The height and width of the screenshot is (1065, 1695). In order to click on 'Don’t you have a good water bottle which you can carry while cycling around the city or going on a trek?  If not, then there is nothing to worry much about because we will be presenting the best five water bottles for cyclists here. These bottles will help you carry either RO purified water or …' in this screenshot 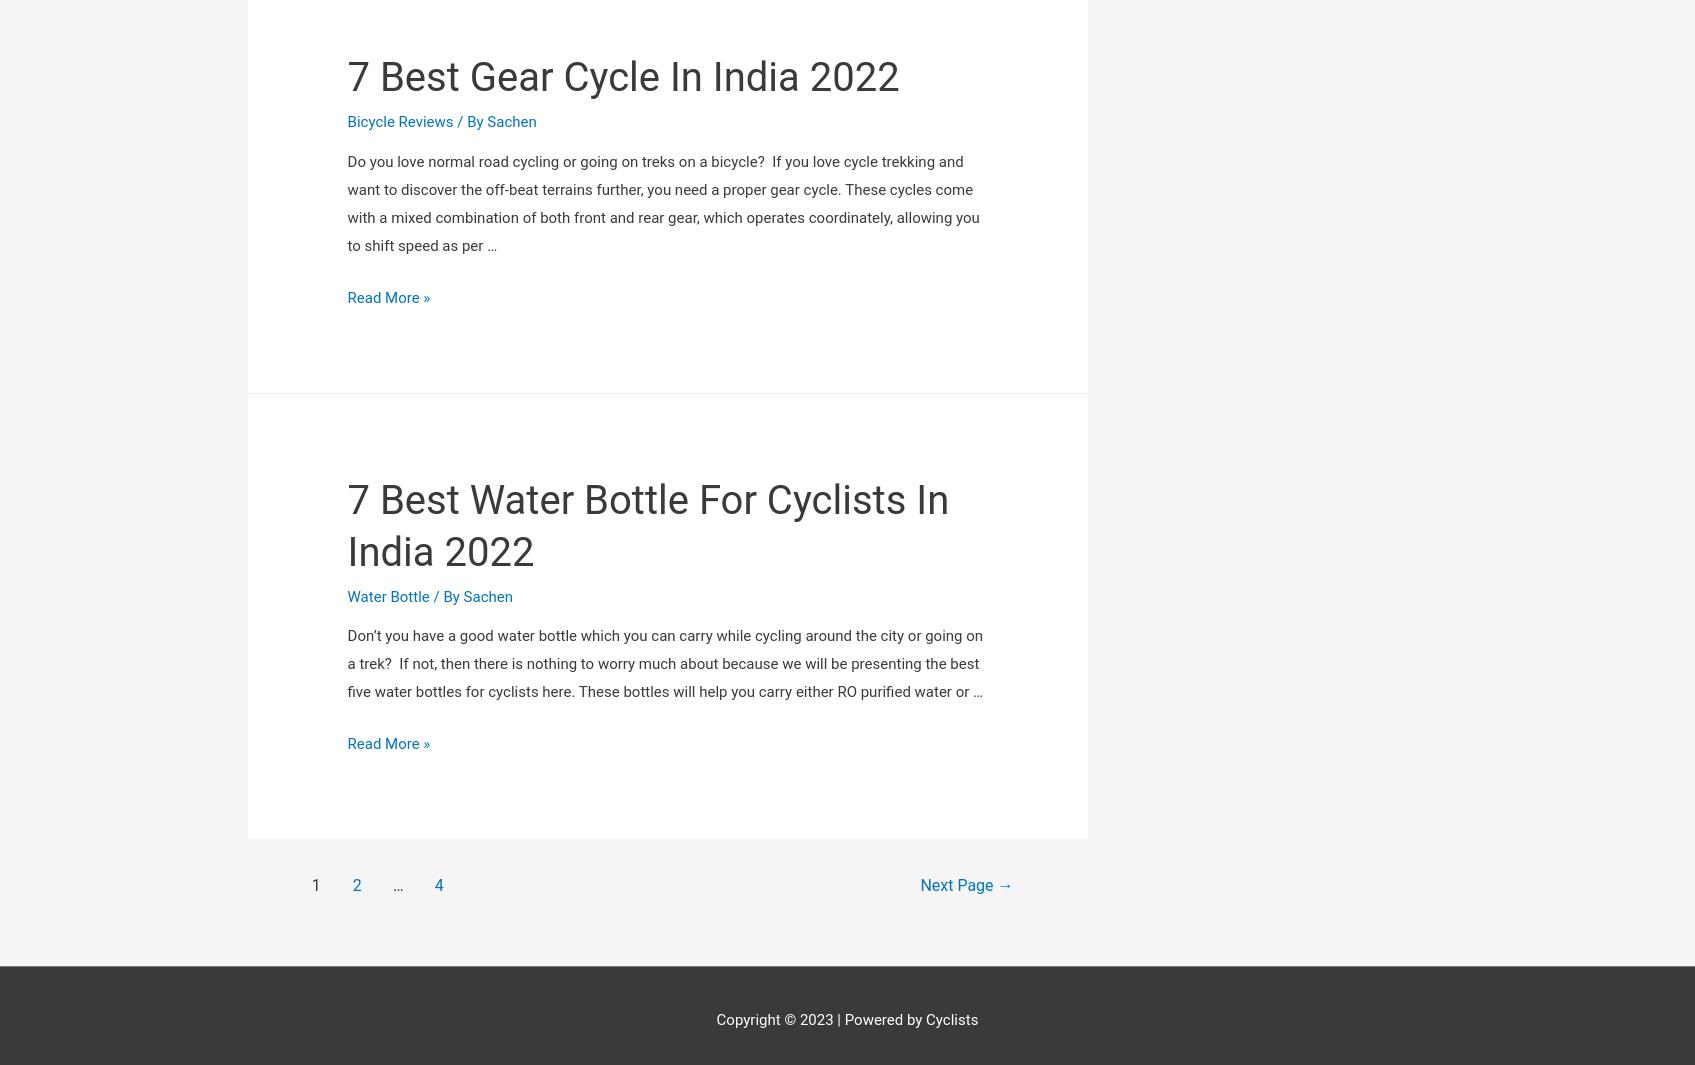, I will do `click(664, 422)`.